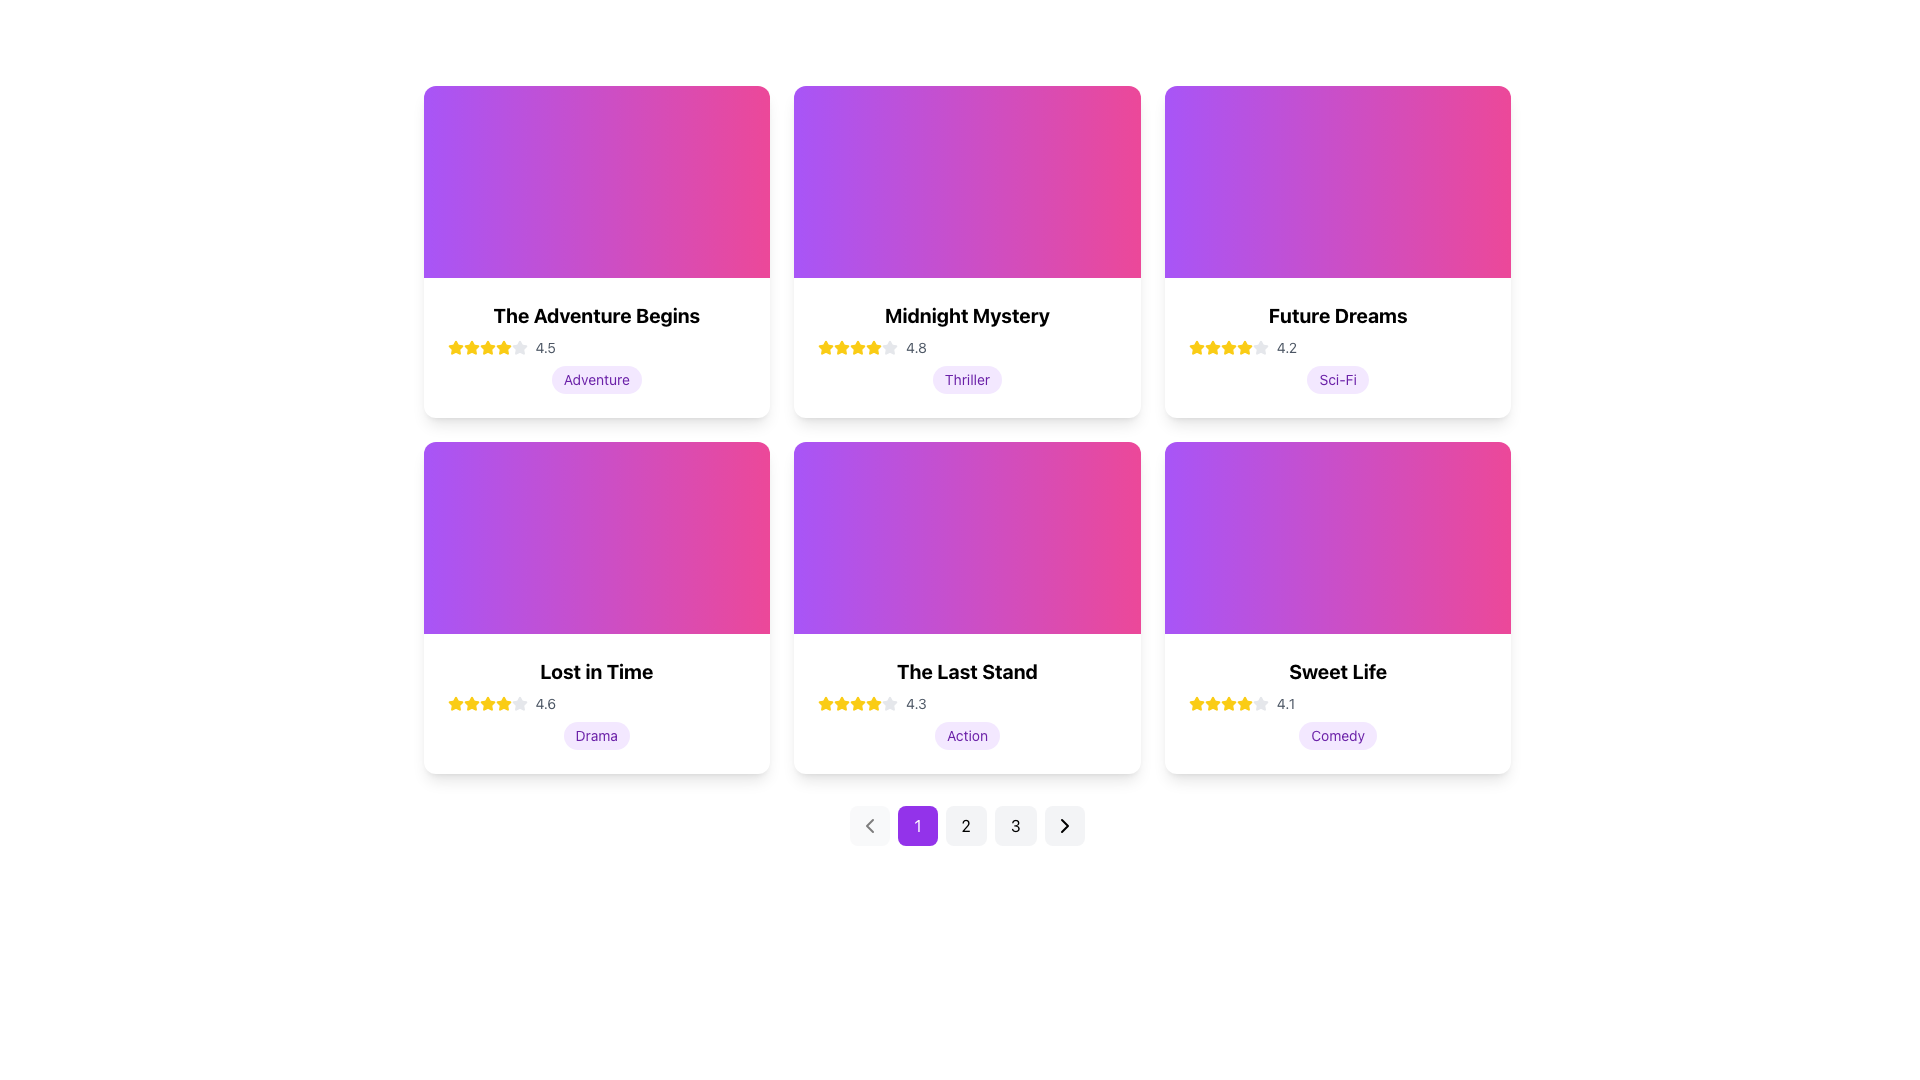 The width and height of the screenshot is (1920, 1080). Describe the element at coordinates (842, 346) in the screenshot. I see `the style and color of the third star-shaped icon (rating component) filled with yellow, located in the bottom-left corner of the card titled 'Midnight Mystery'` at that location.